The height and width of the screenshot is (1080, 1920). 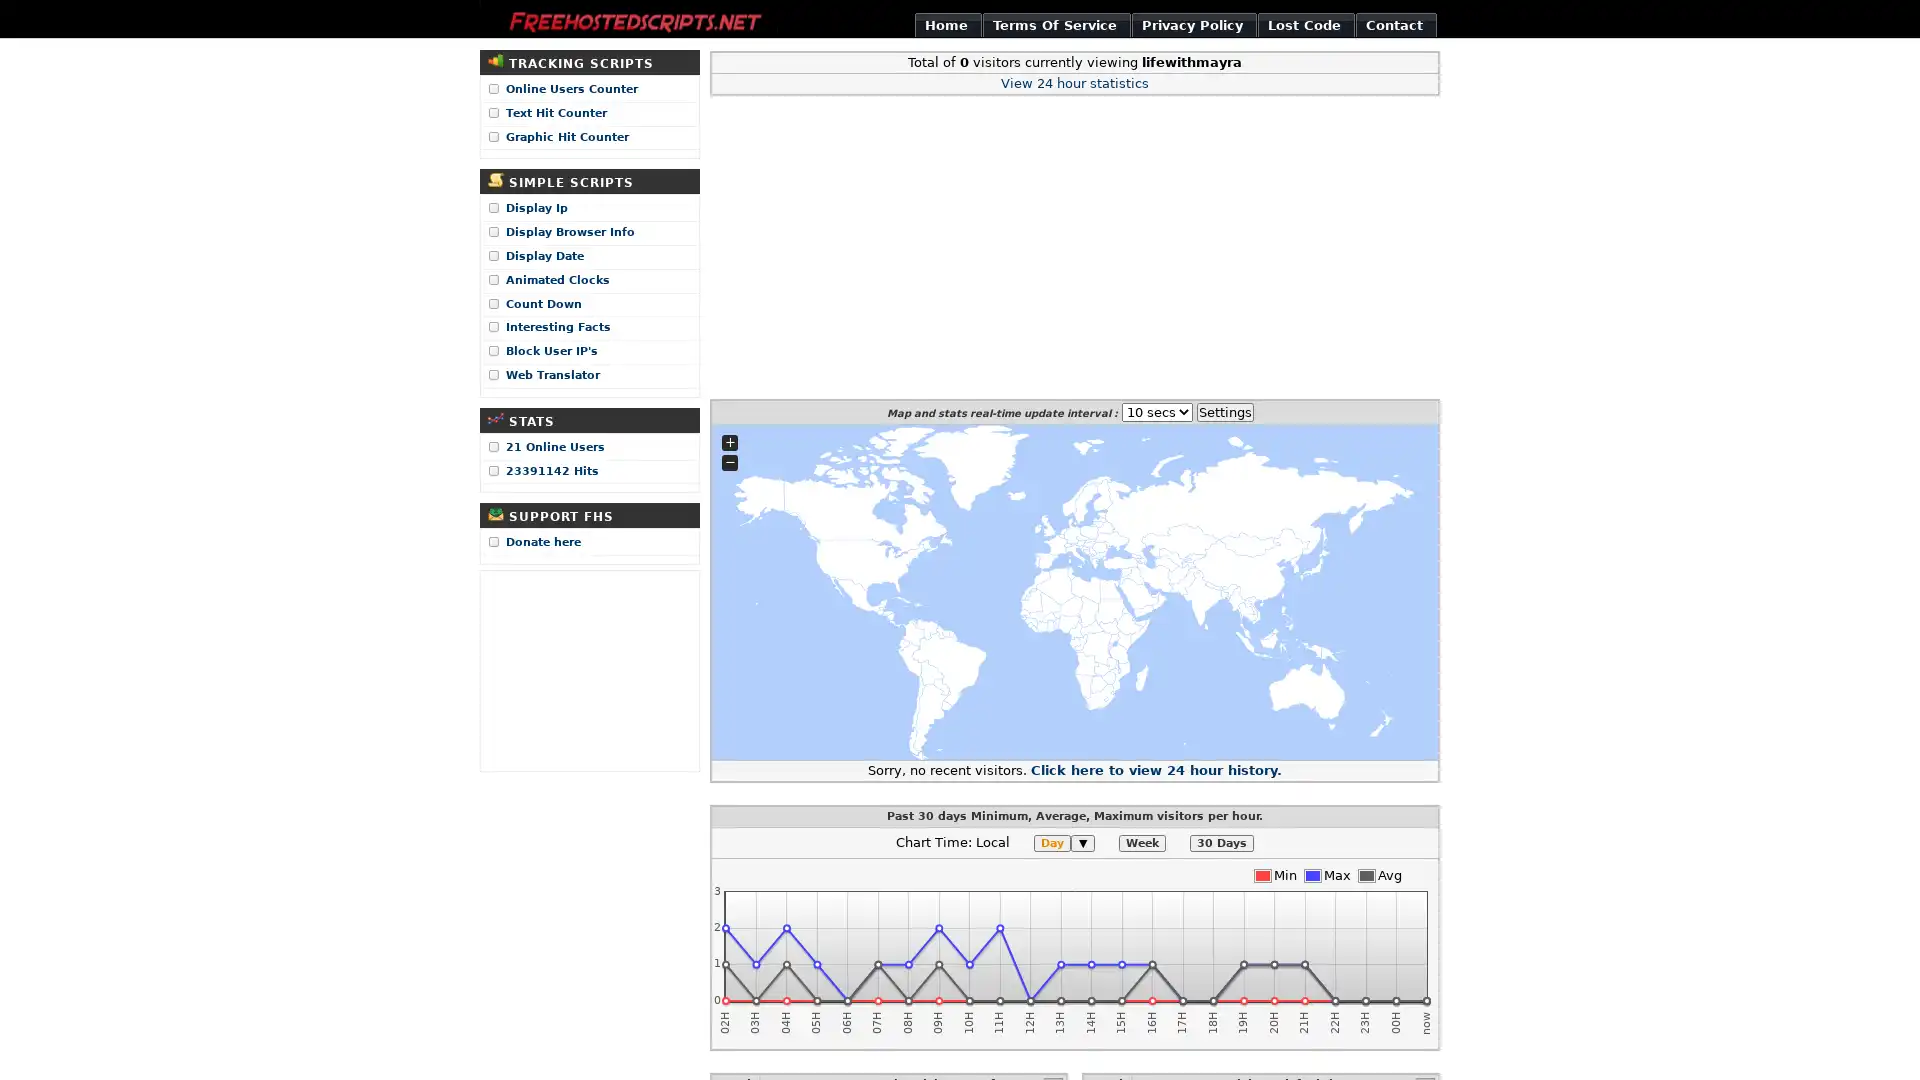 I want to click on Day, so click(x=1051, y=843).